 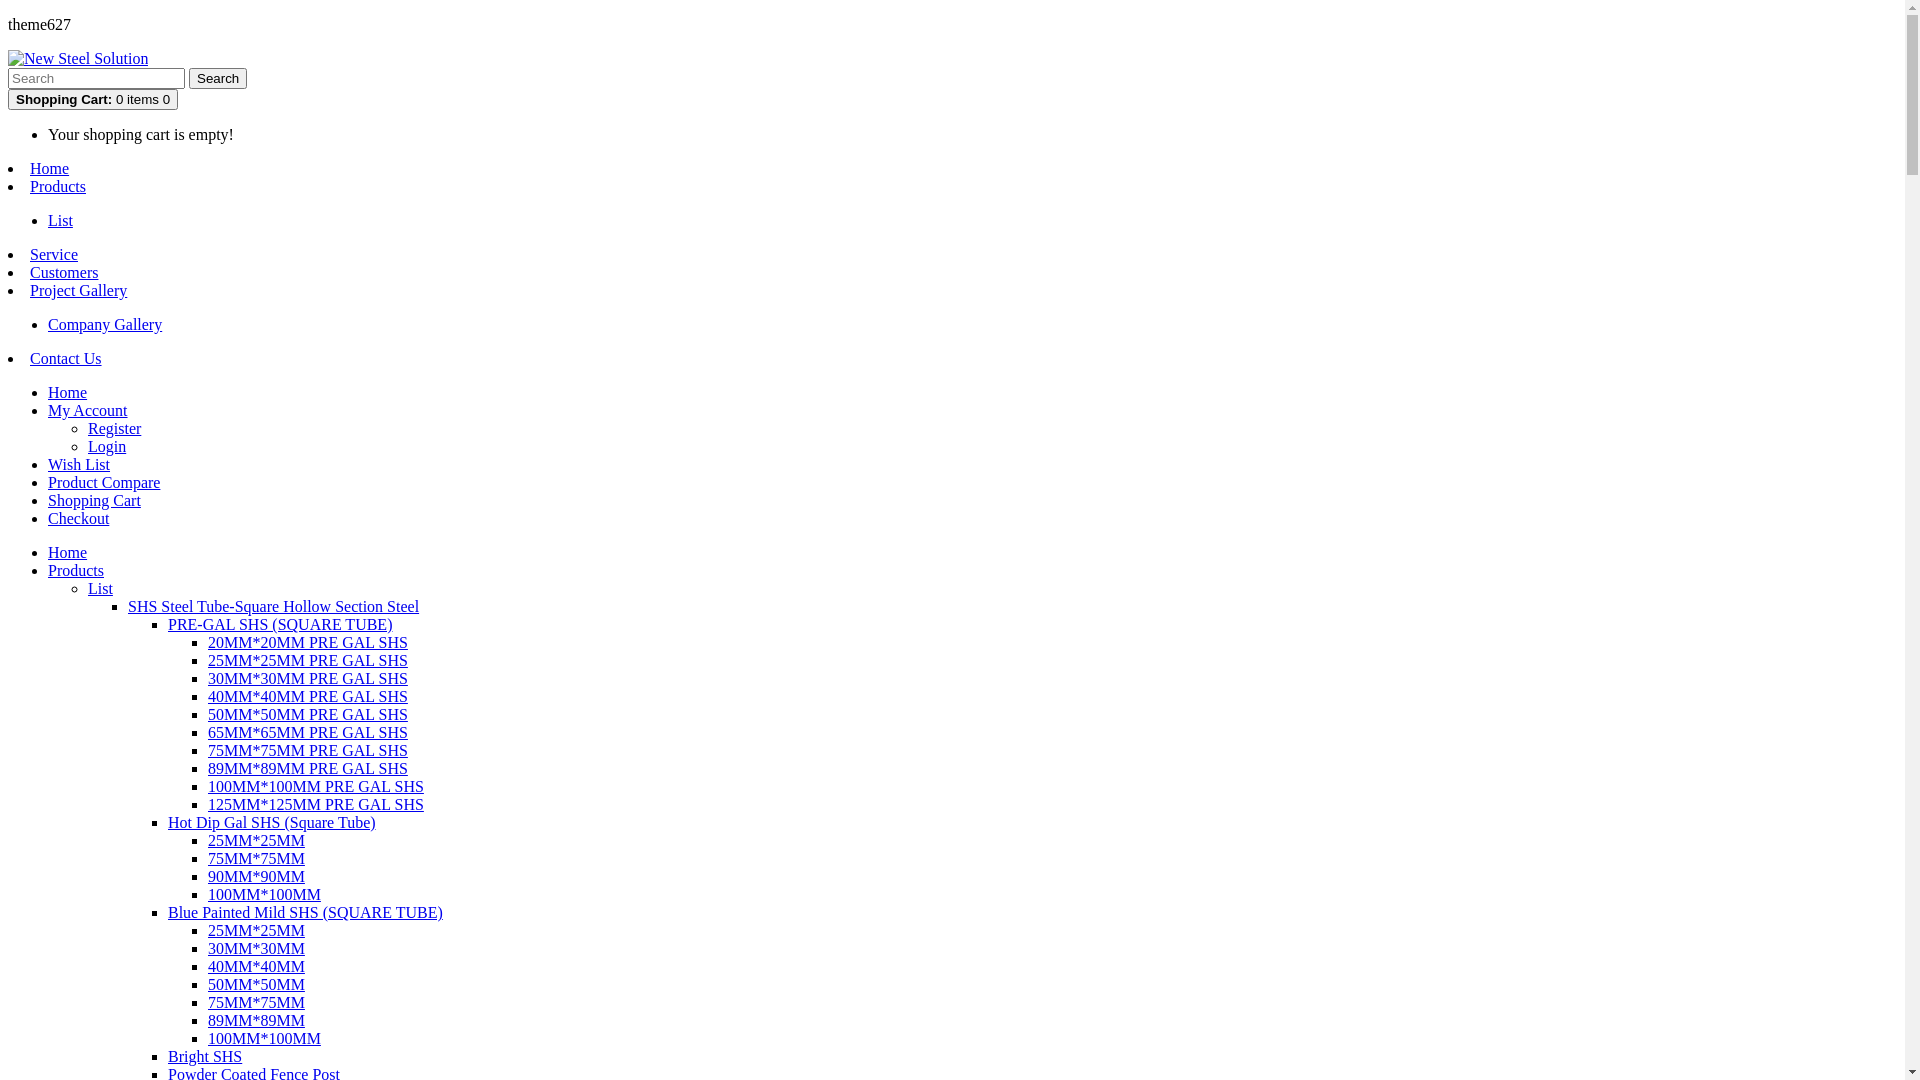 I want to click on 'Service', so click(x=29, y=253).